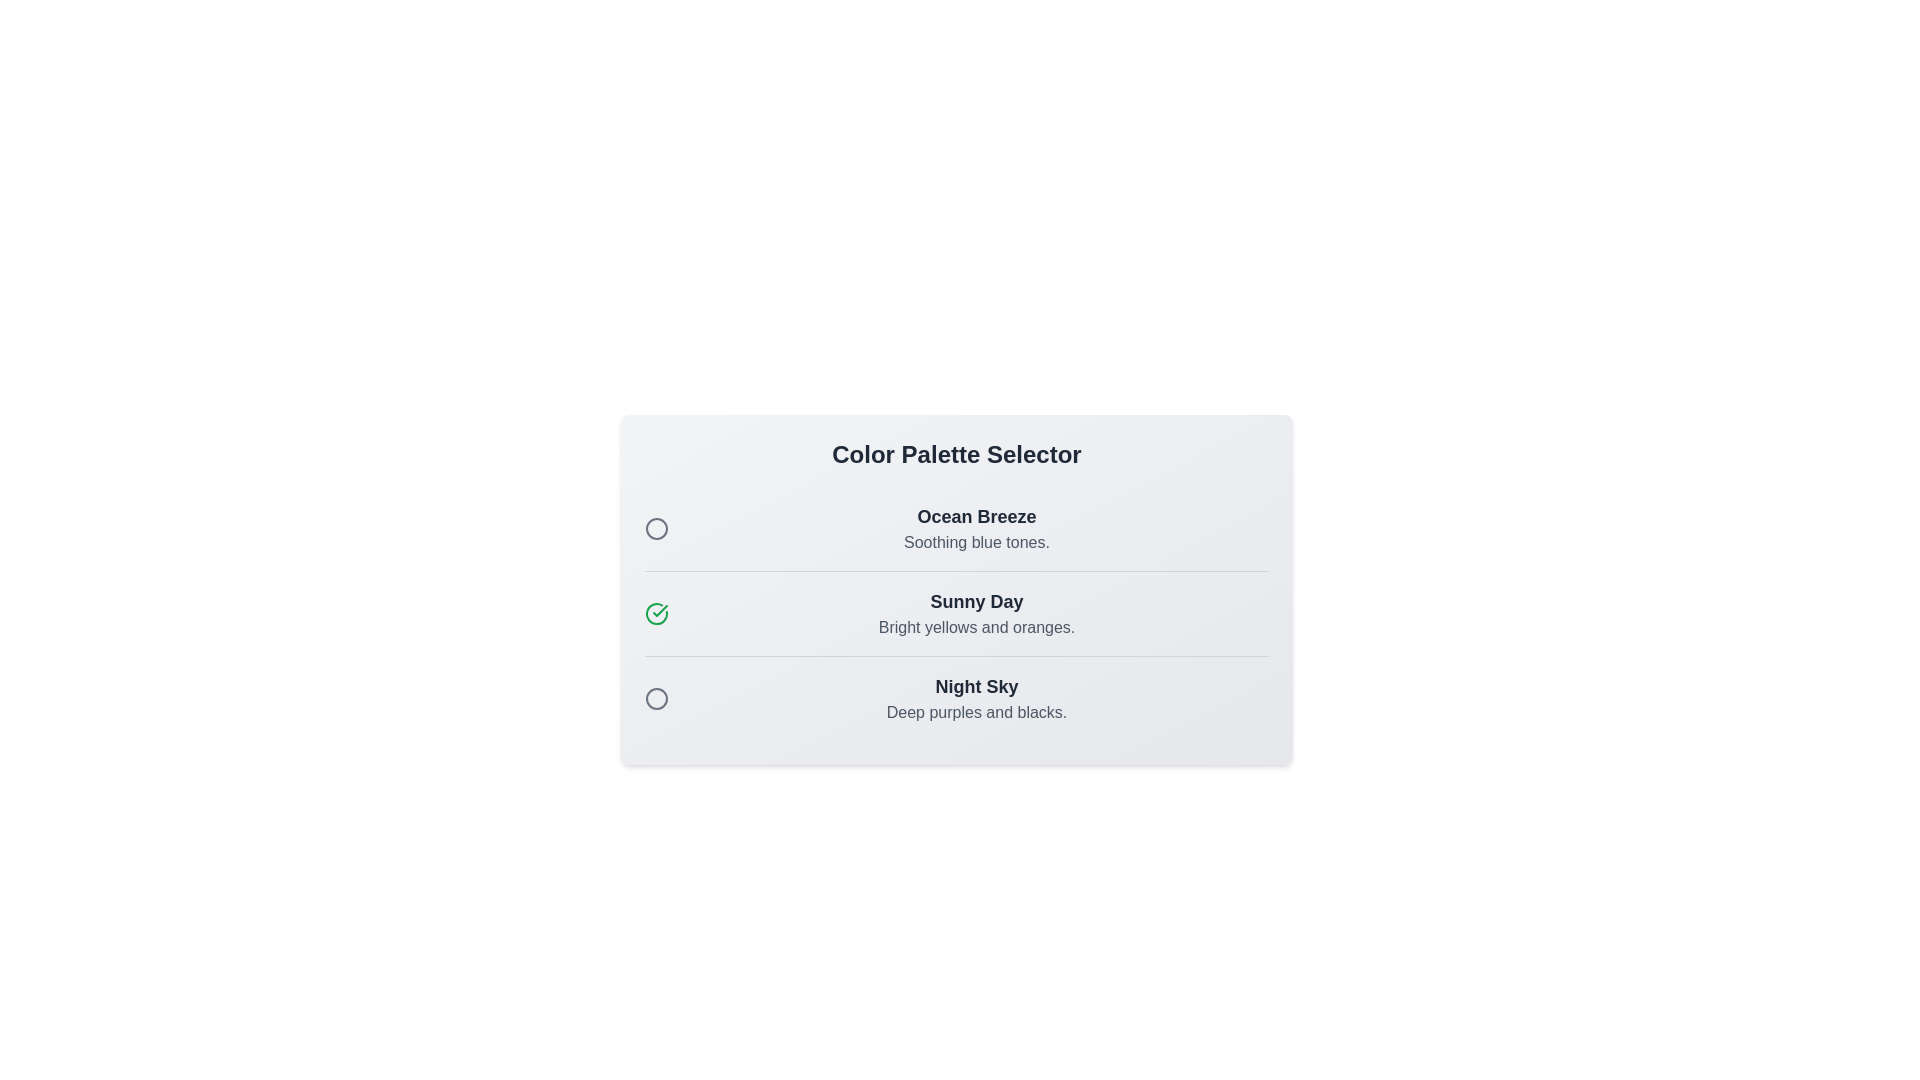  Describe the element at coordinates (657, 612) in the screenshot. I see `the color palette Sunny Day` at that location.